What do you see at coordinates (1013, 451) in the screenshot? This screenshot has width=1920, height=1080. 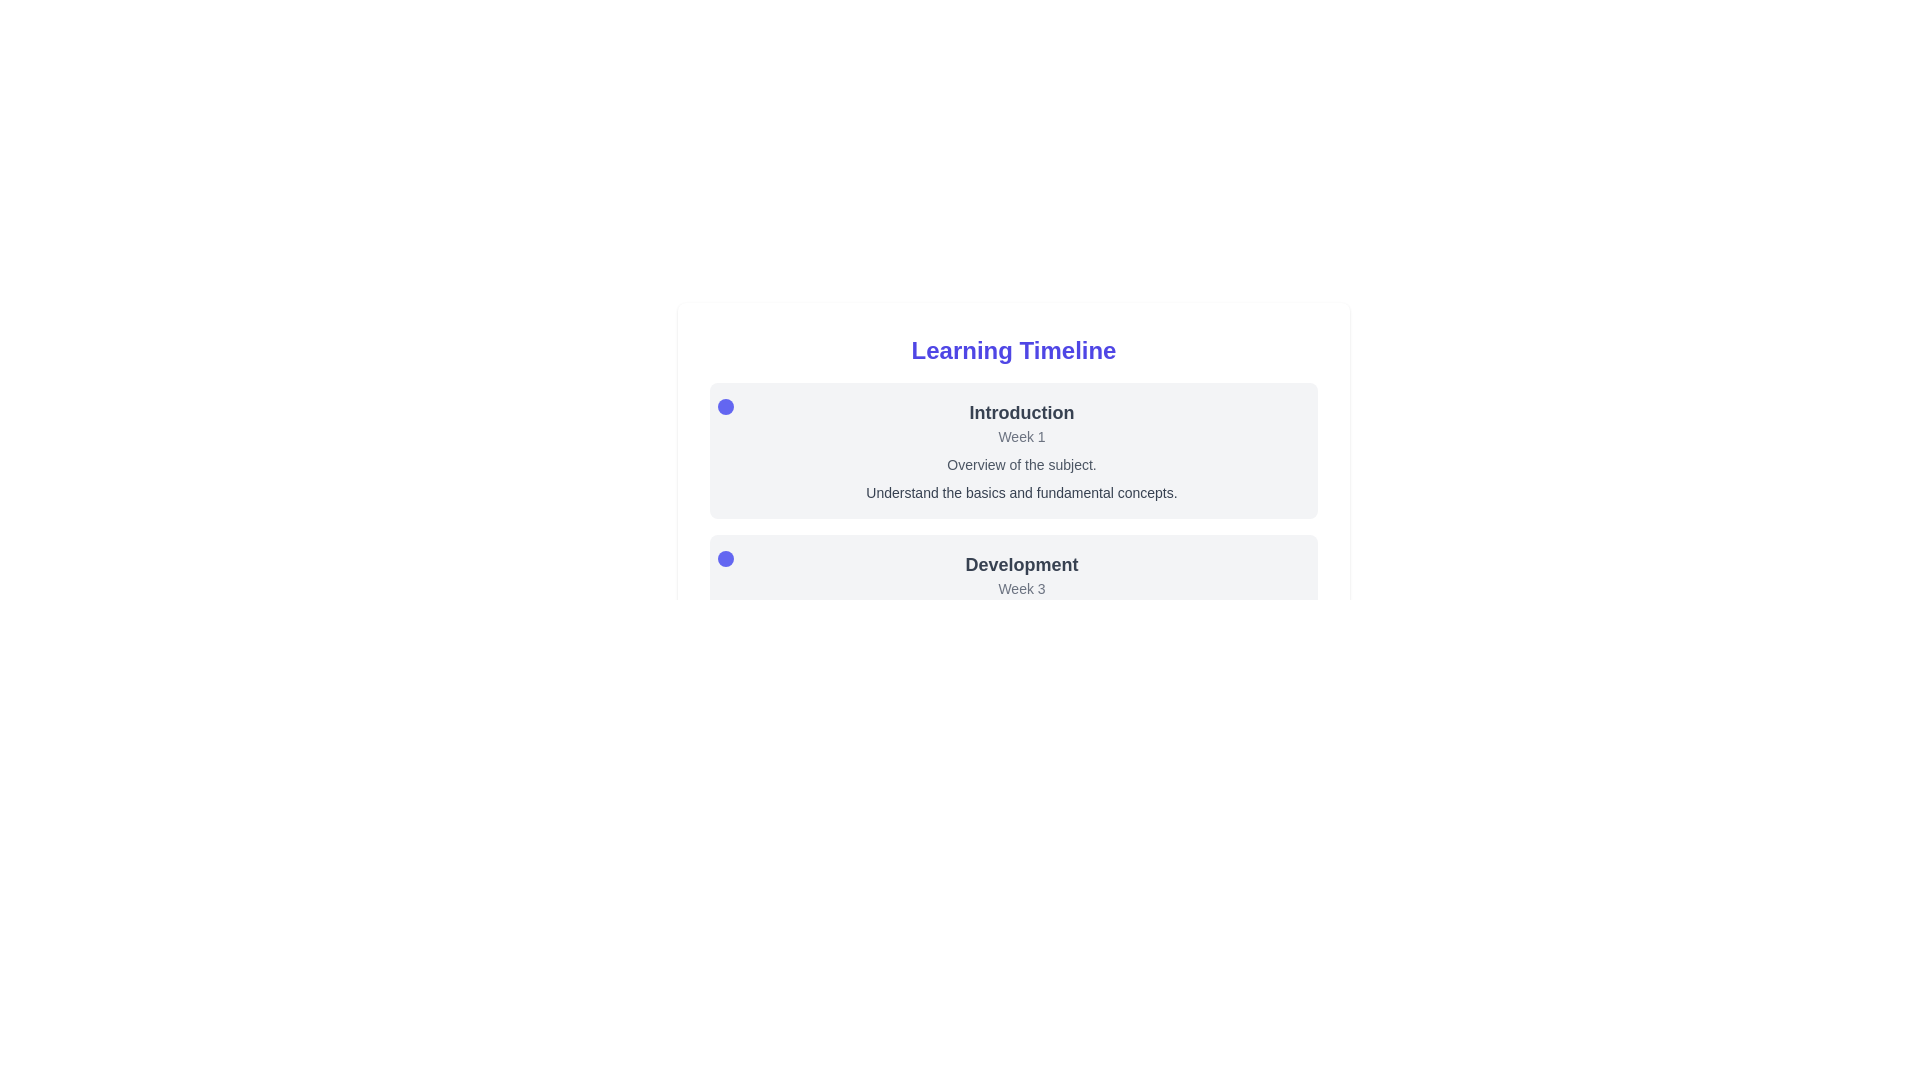 I see `the informational card summarizing the topic 'Introduction' for Week 1, which is centrally located and the first entry in the list of sections` at bounding box center [1013, 451].